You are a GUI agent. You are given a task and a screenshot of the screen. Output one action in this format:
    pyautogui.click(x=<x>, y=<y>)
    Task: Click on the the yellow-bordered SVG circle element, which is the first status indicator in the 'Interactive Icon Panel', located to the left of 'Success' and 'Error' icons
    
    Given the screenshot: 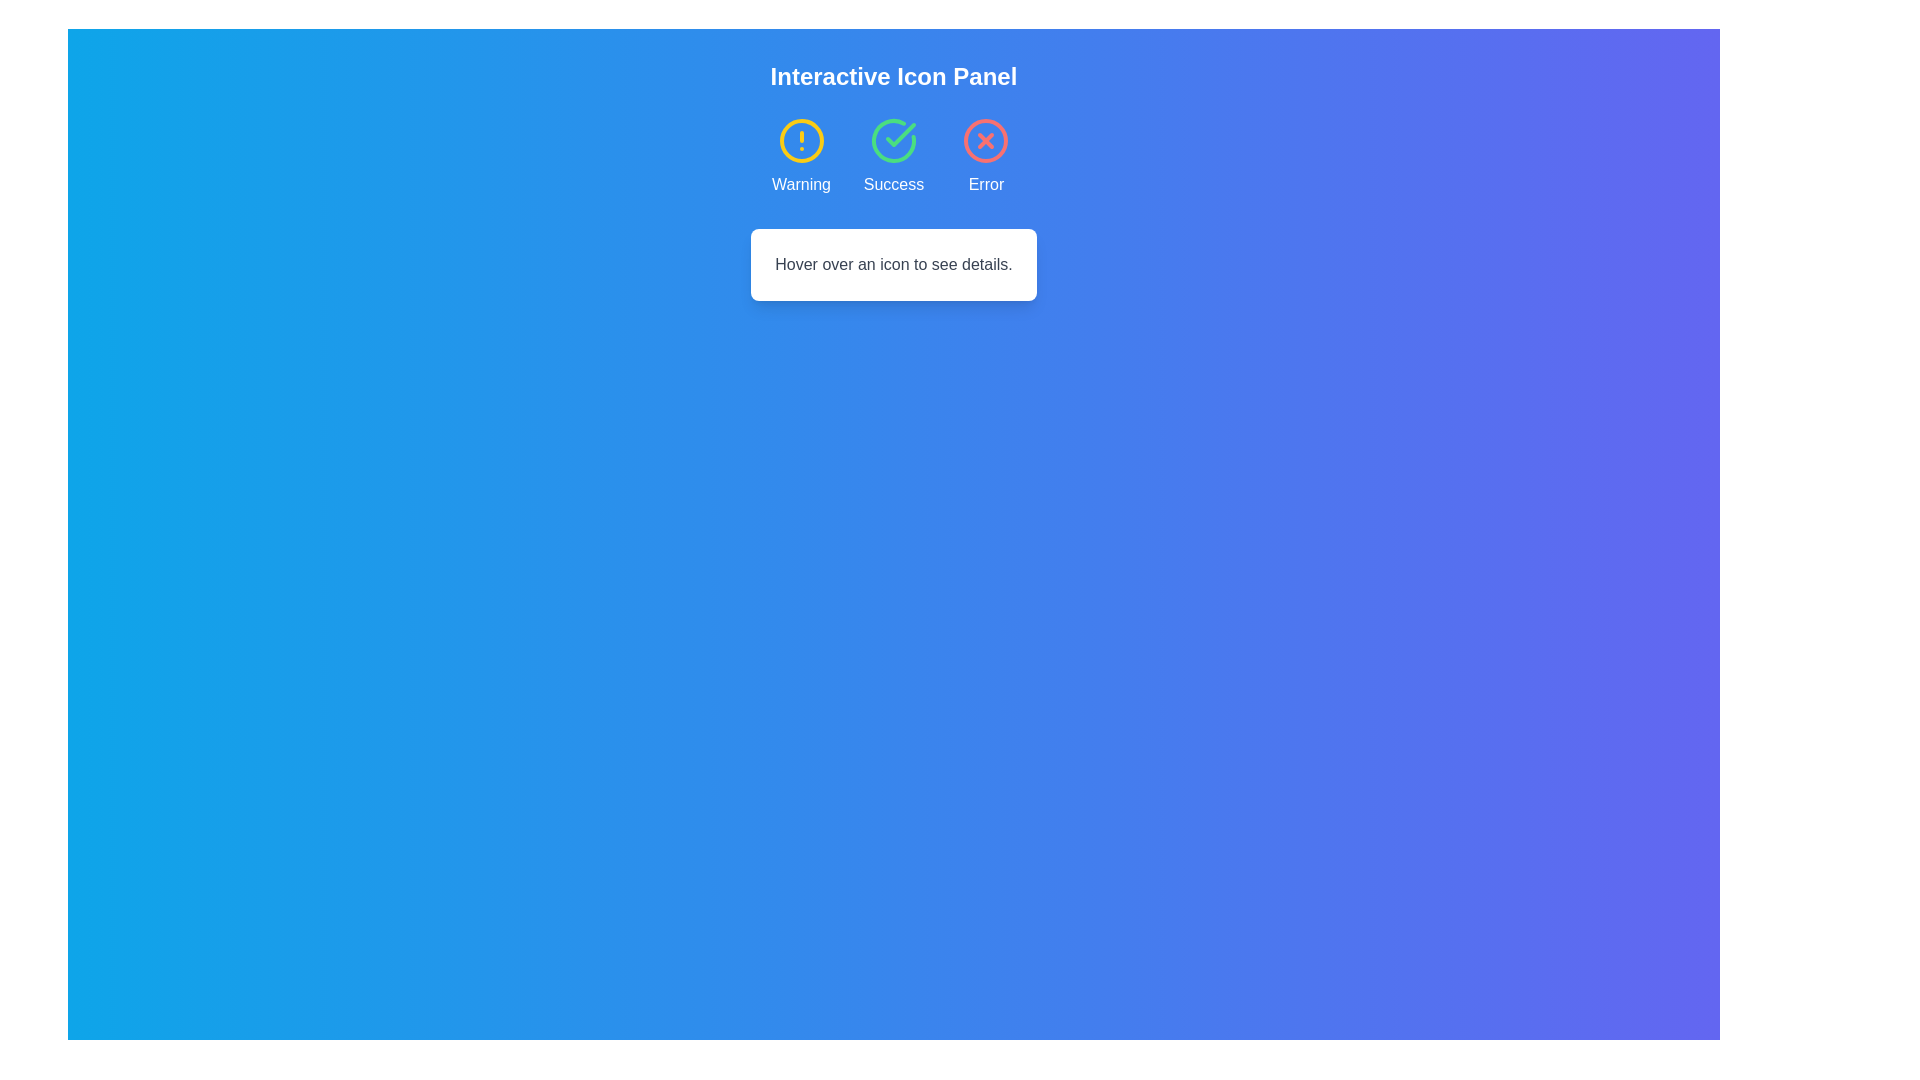 What is the action you would take?
    pyautogui.click(x=801, y=140)
    